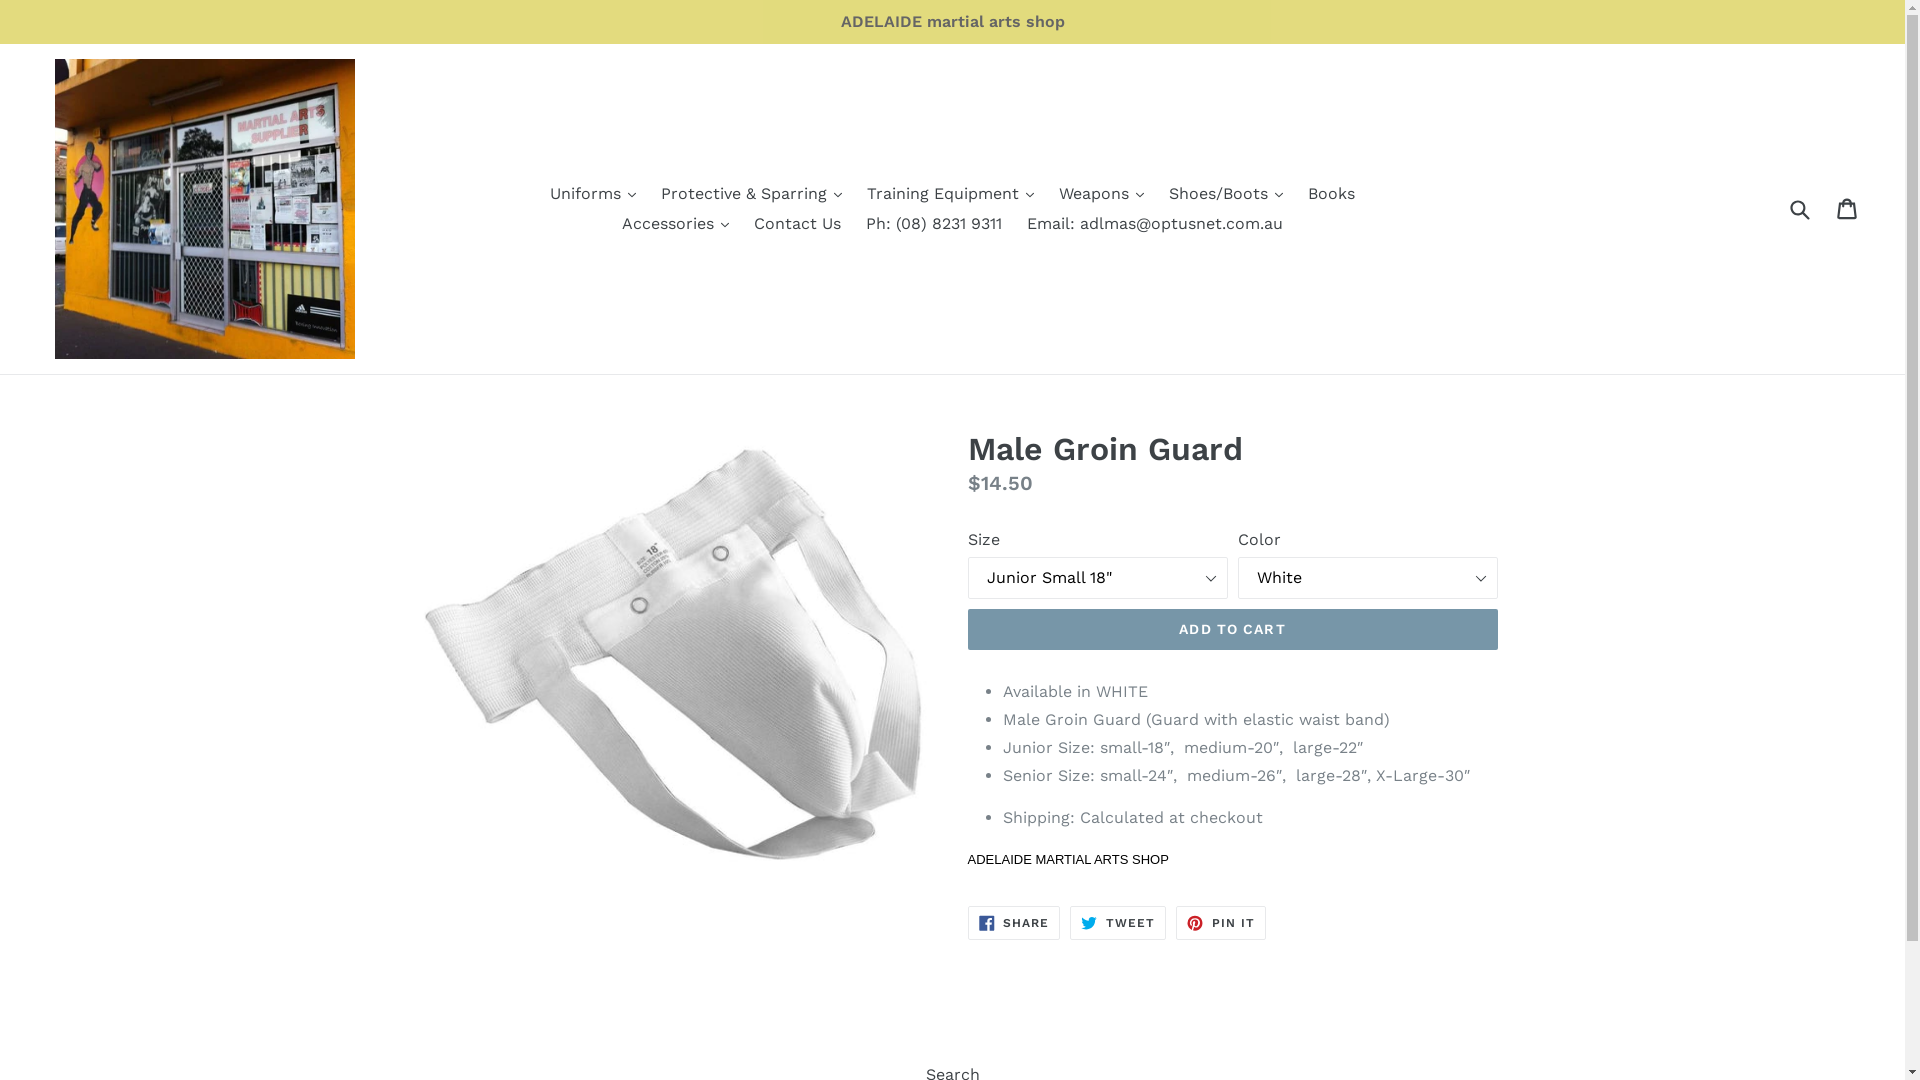 The height and width of the screenshot is (1080, 1920). Describe the element at coordinates (951, 22) in the screenshot. I see `'ADELAIDE martial arts shop'` at that location.